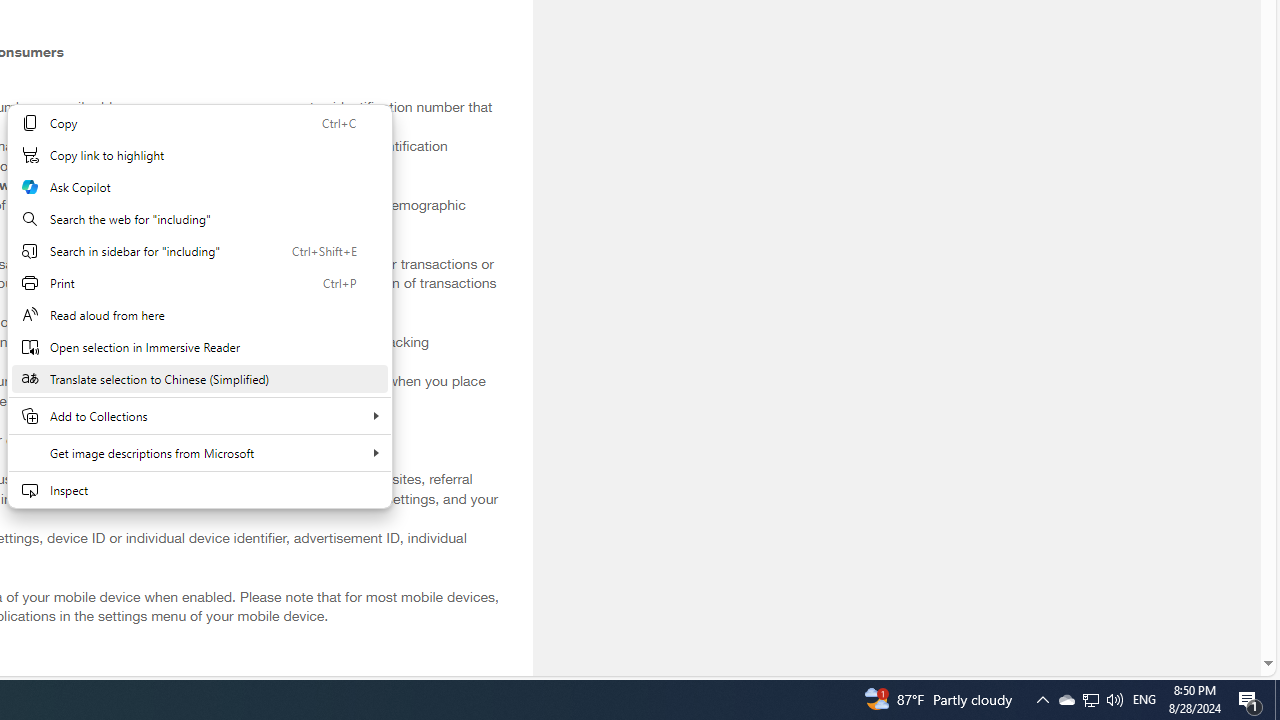  What do you see at coordinates (199, 154) in the screenshot?
I see `'Copy link to highlight'` at bounding box center [199, 154].